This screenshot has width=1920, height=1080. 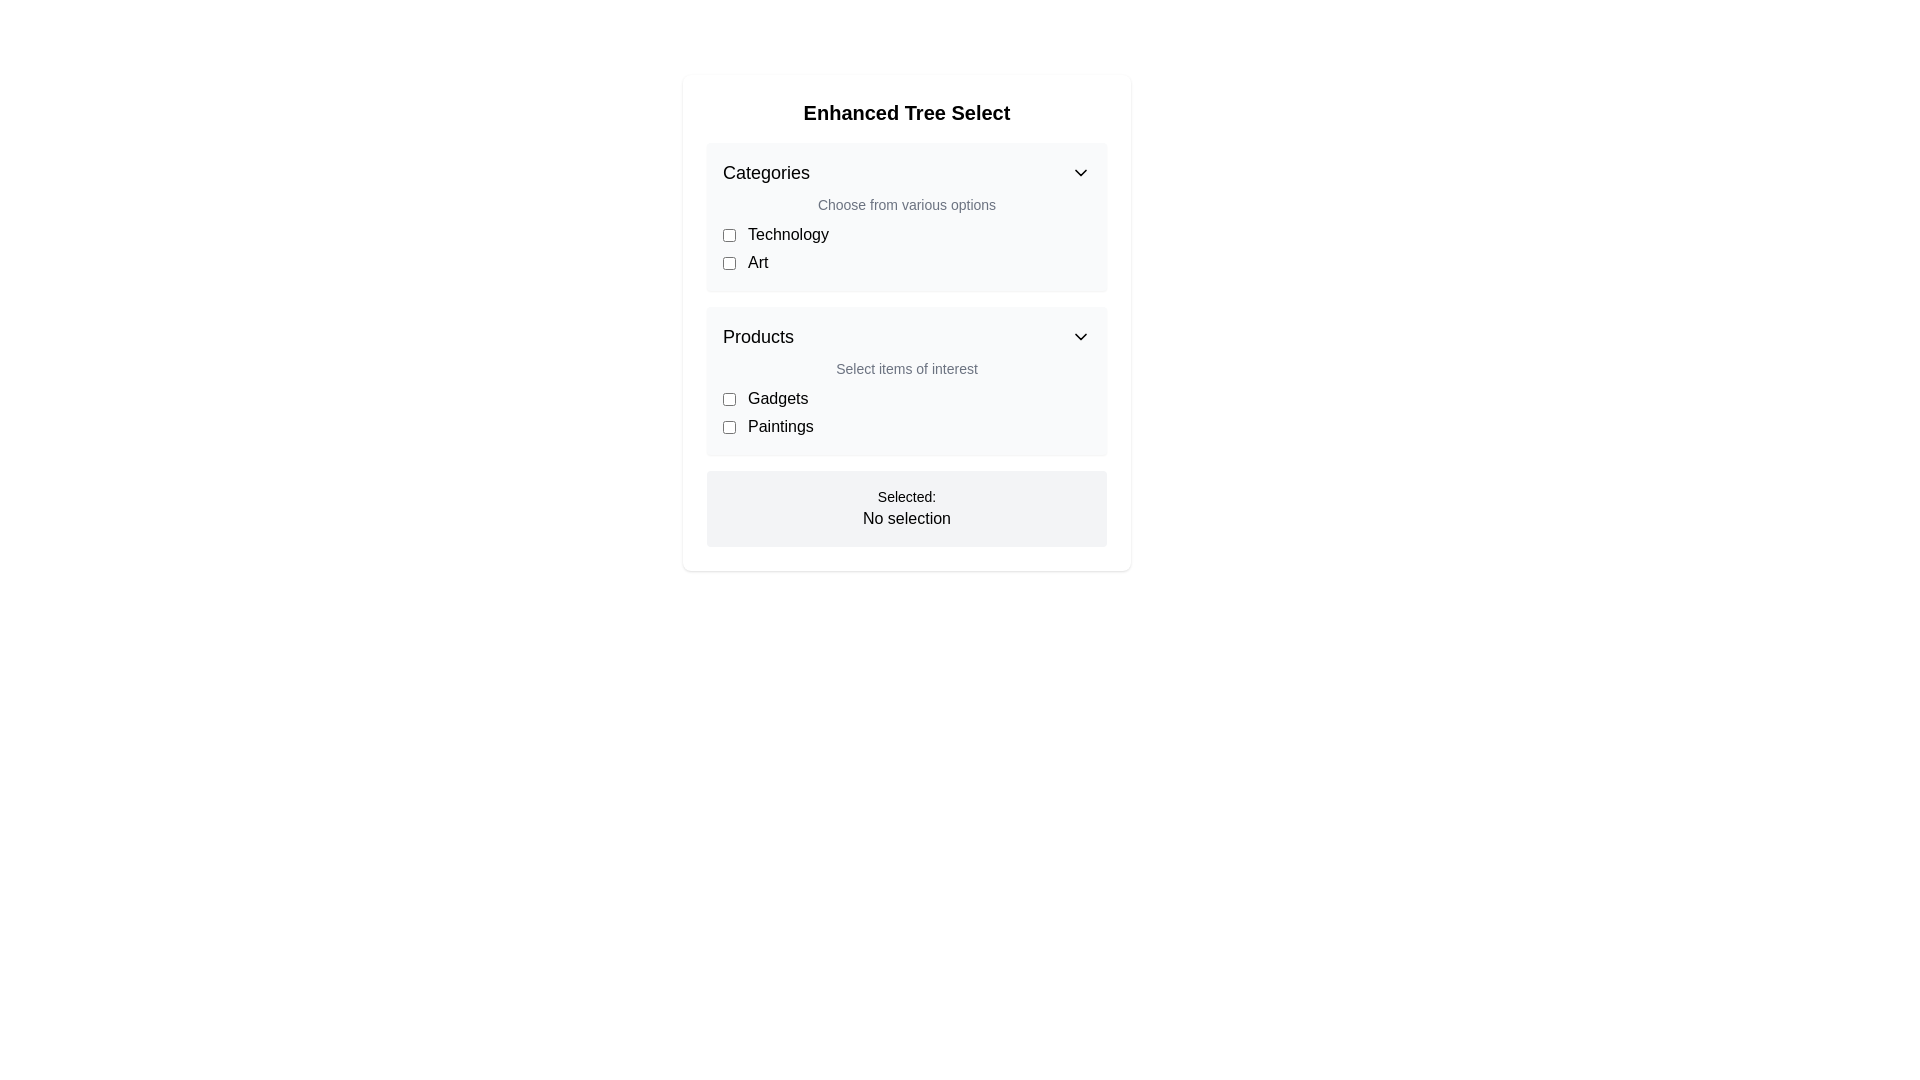 What do you see at coordinates (1079, 335) in the screenshot?
I see `the chevron icon located at the right end of the 'Products' section header` at bounding box center [1079, 335].